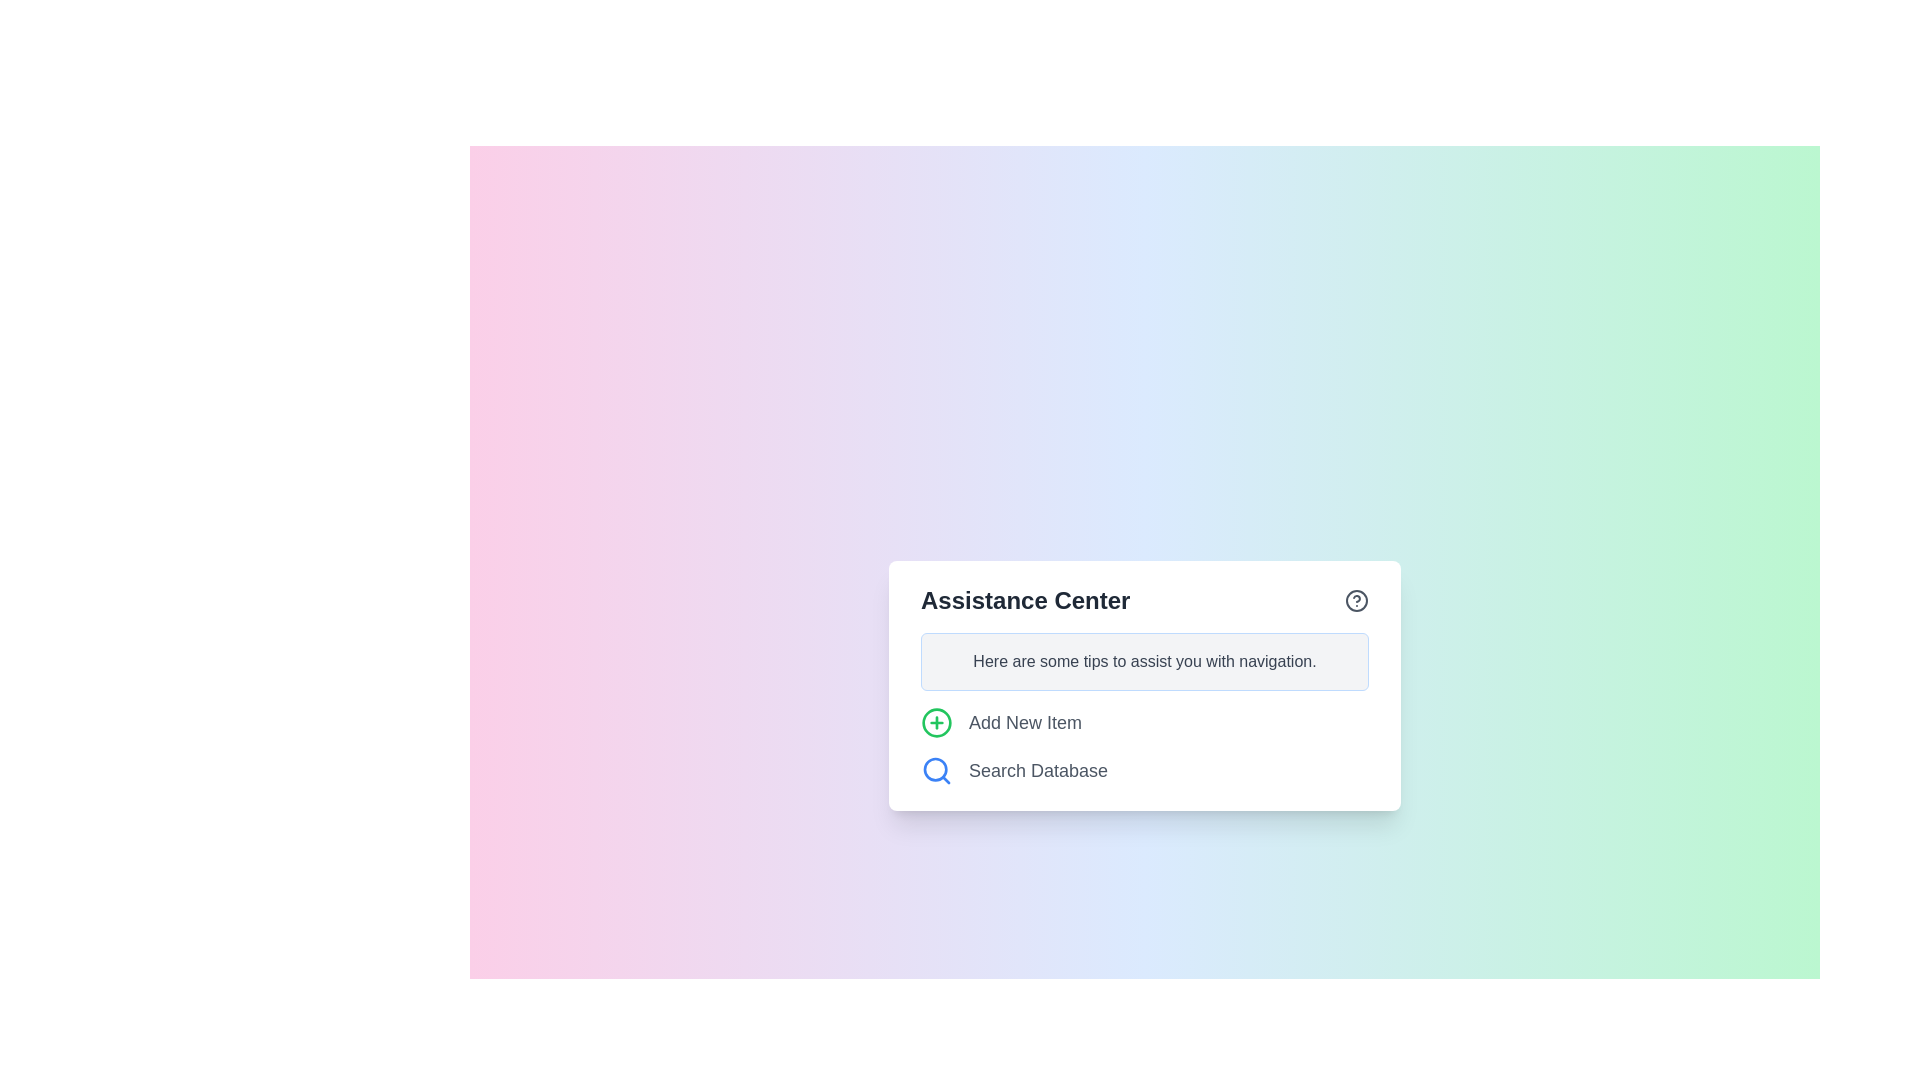  What do you see at coordinates (1145, 662) in the screenshot?
I see `informational text label located towards the middle-right of the interface under the 'Assistance Center' heading` at bounding box center [1145, 662].